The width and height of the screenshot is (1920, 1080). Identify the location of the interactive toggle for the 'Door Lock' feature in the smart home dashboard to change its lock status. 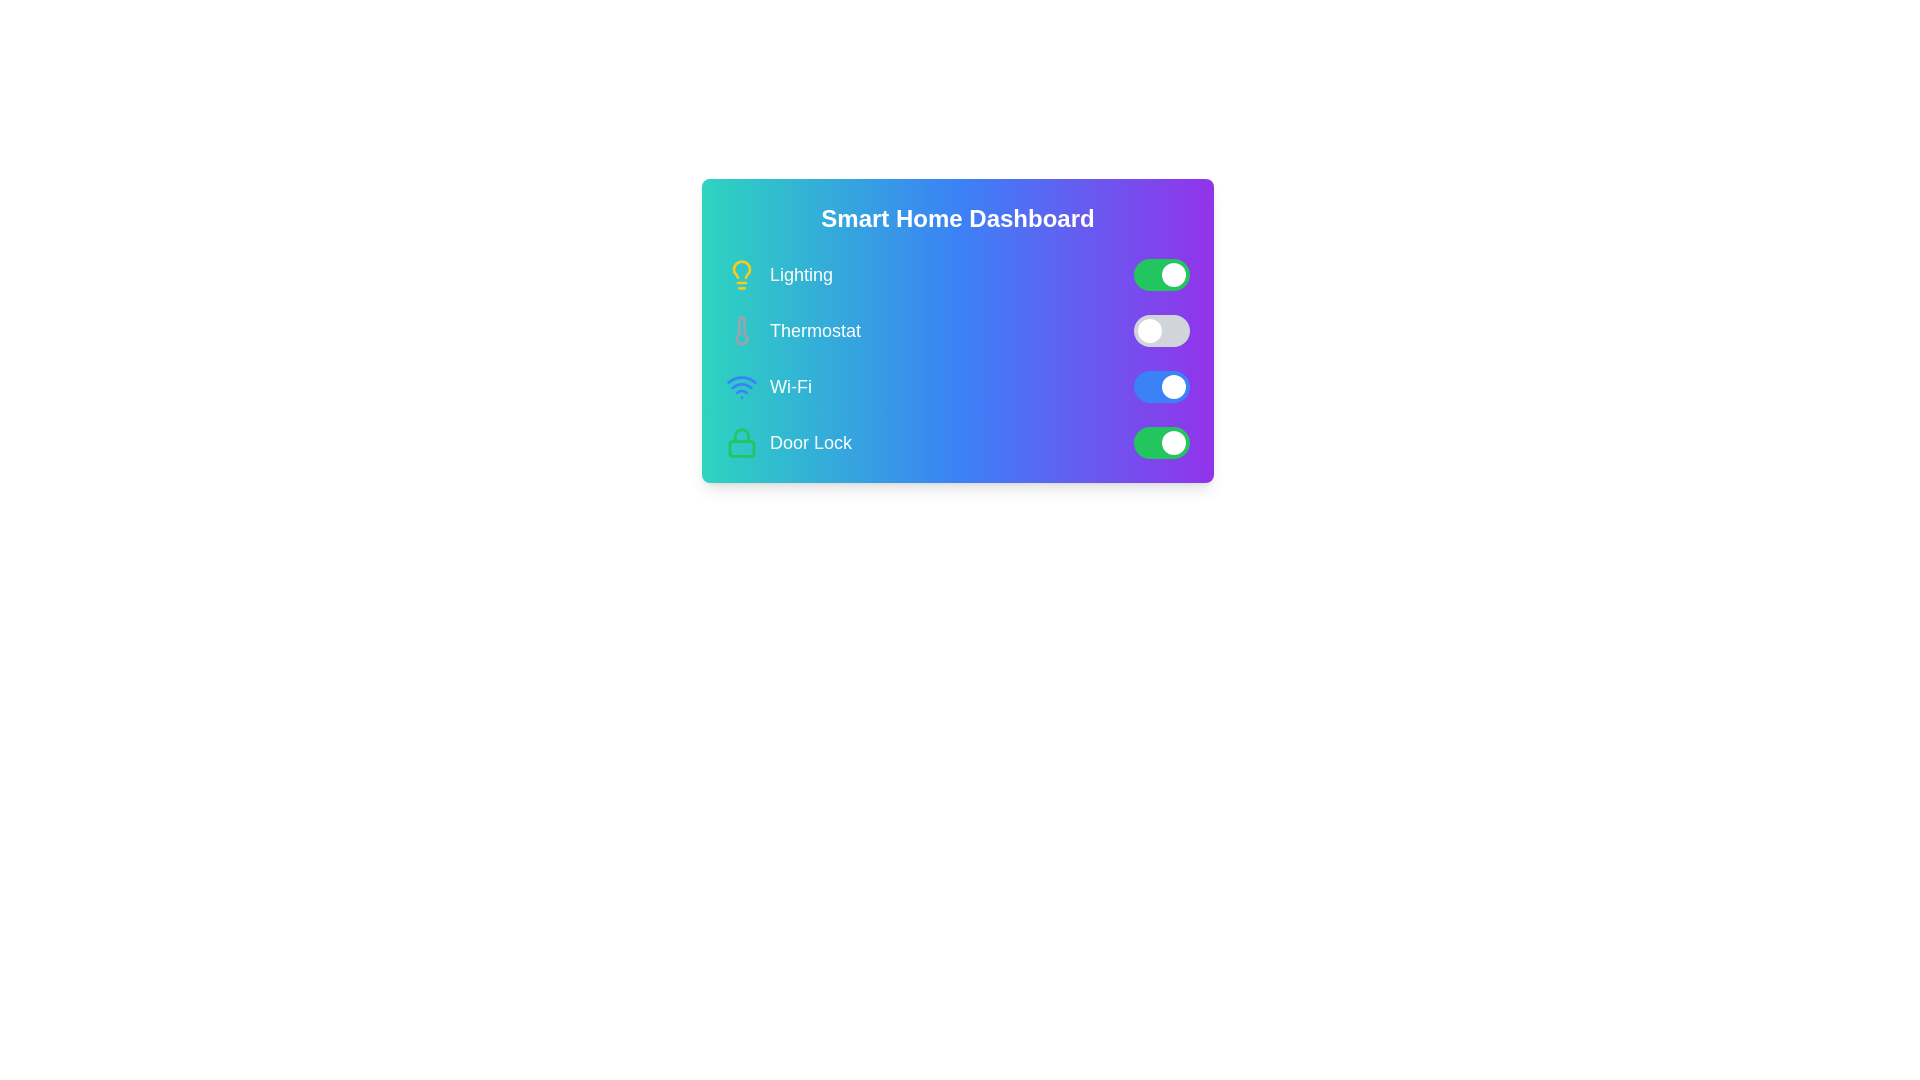
(957, 442).